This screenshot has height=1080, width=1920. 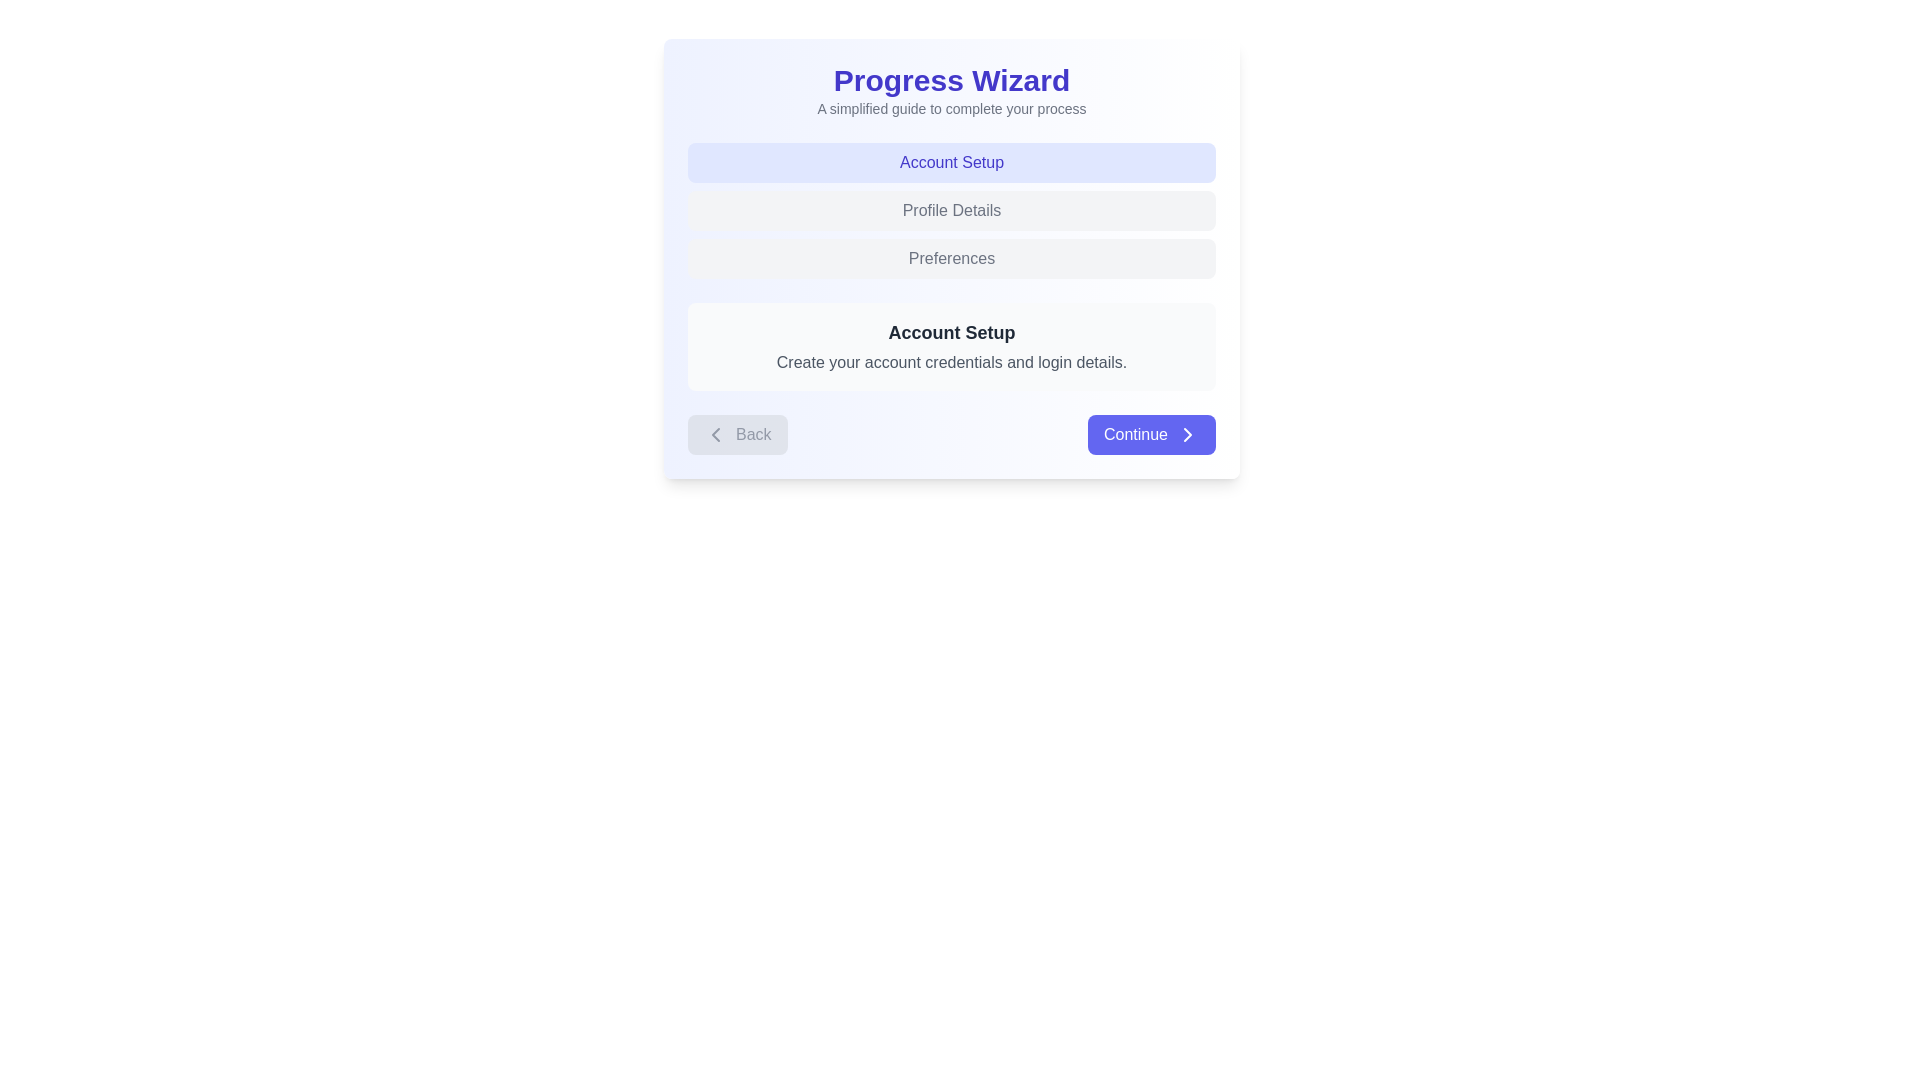 I want to click on the 'Progress Wizard' heading text element located at the top-center of the interface, so click(x=950, y=80).